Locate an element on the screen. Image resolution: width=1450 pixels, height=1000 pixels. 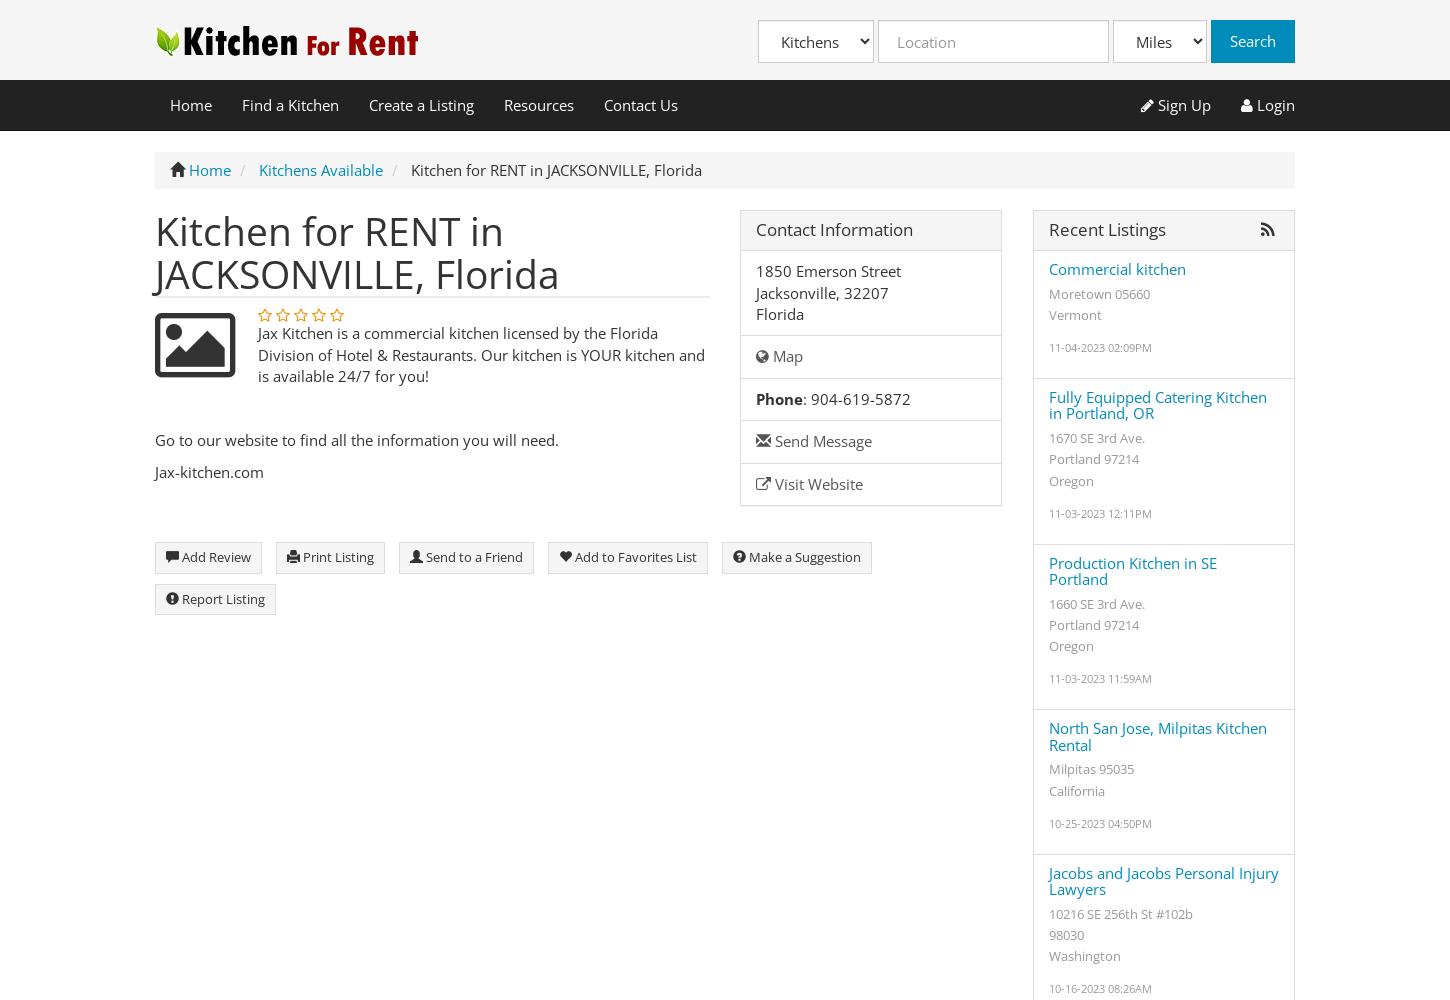
'Visit Website' is located at coordinates (816, 482).